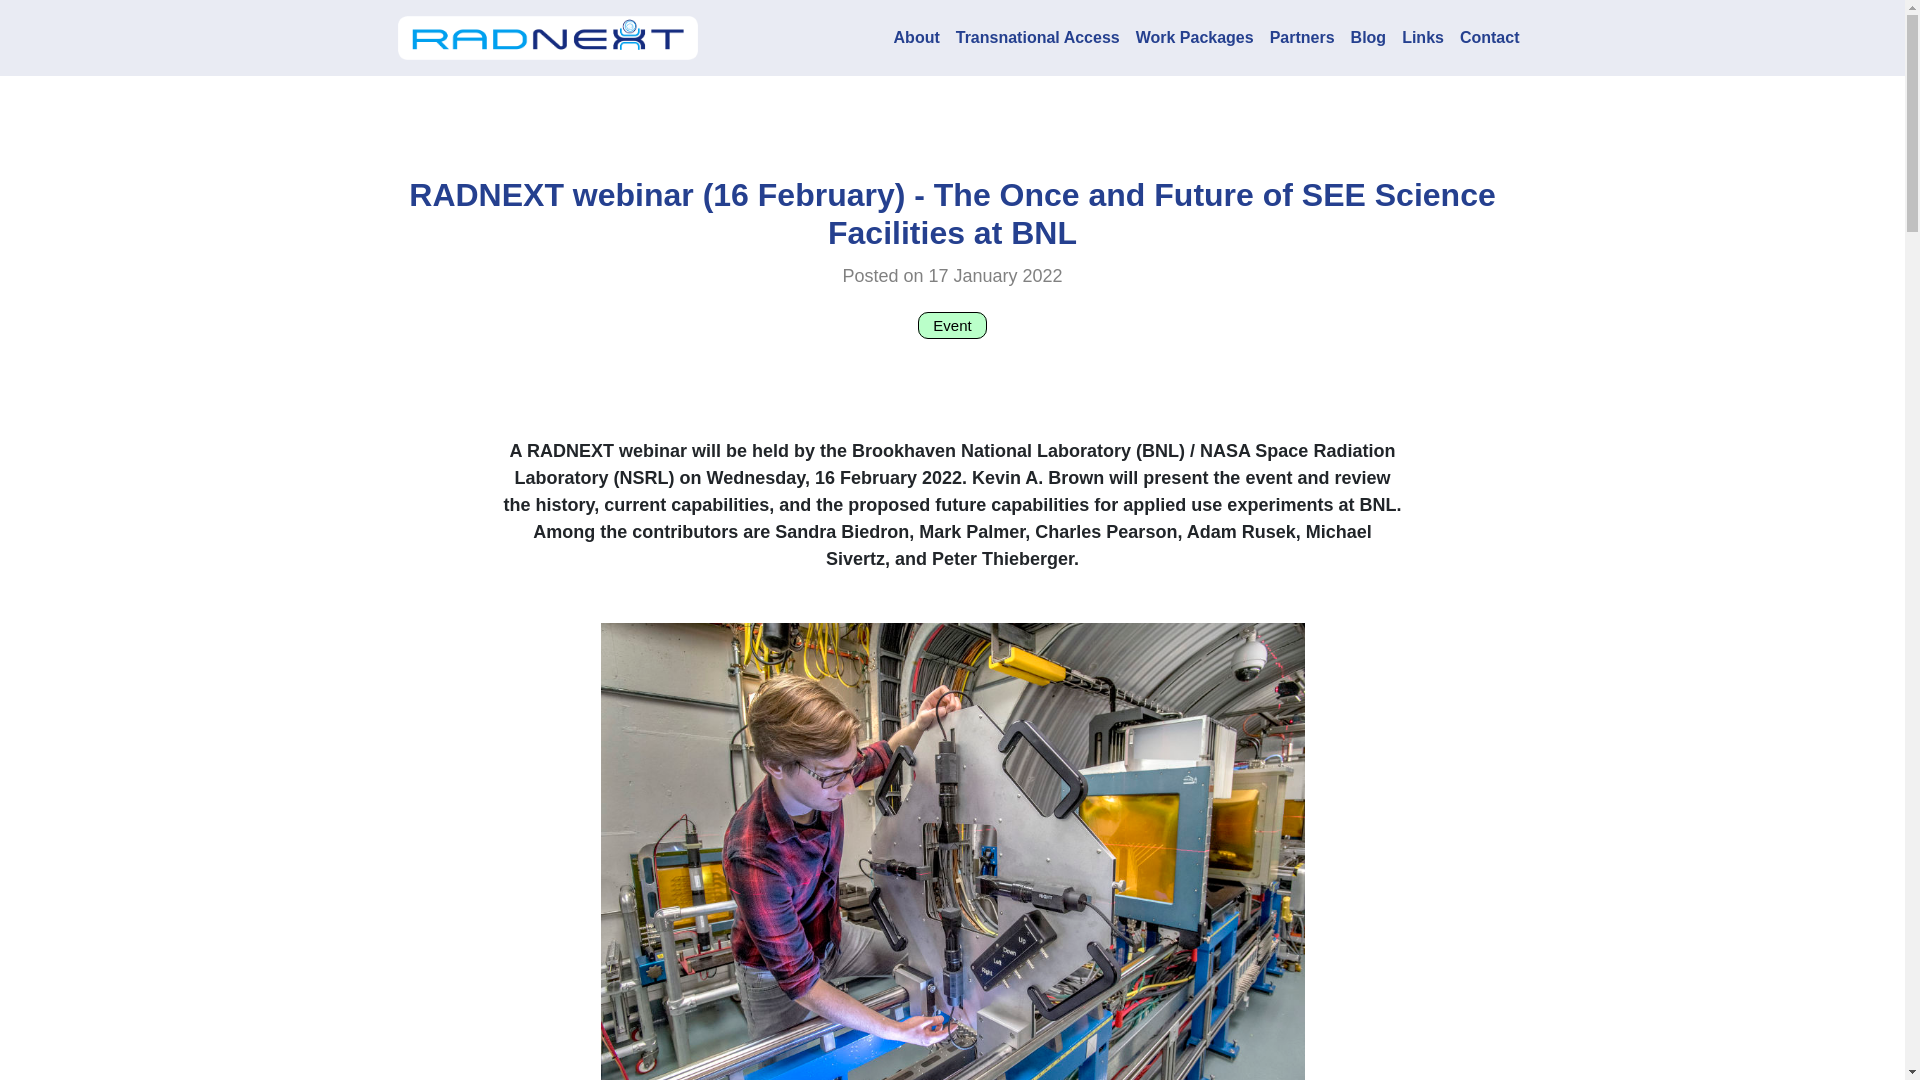 The height and width of the screenshot is (1080, 1920). Describe the element at coordinates (1037, 38) in the screenshot. I see `'Transnational Access'` at that location.